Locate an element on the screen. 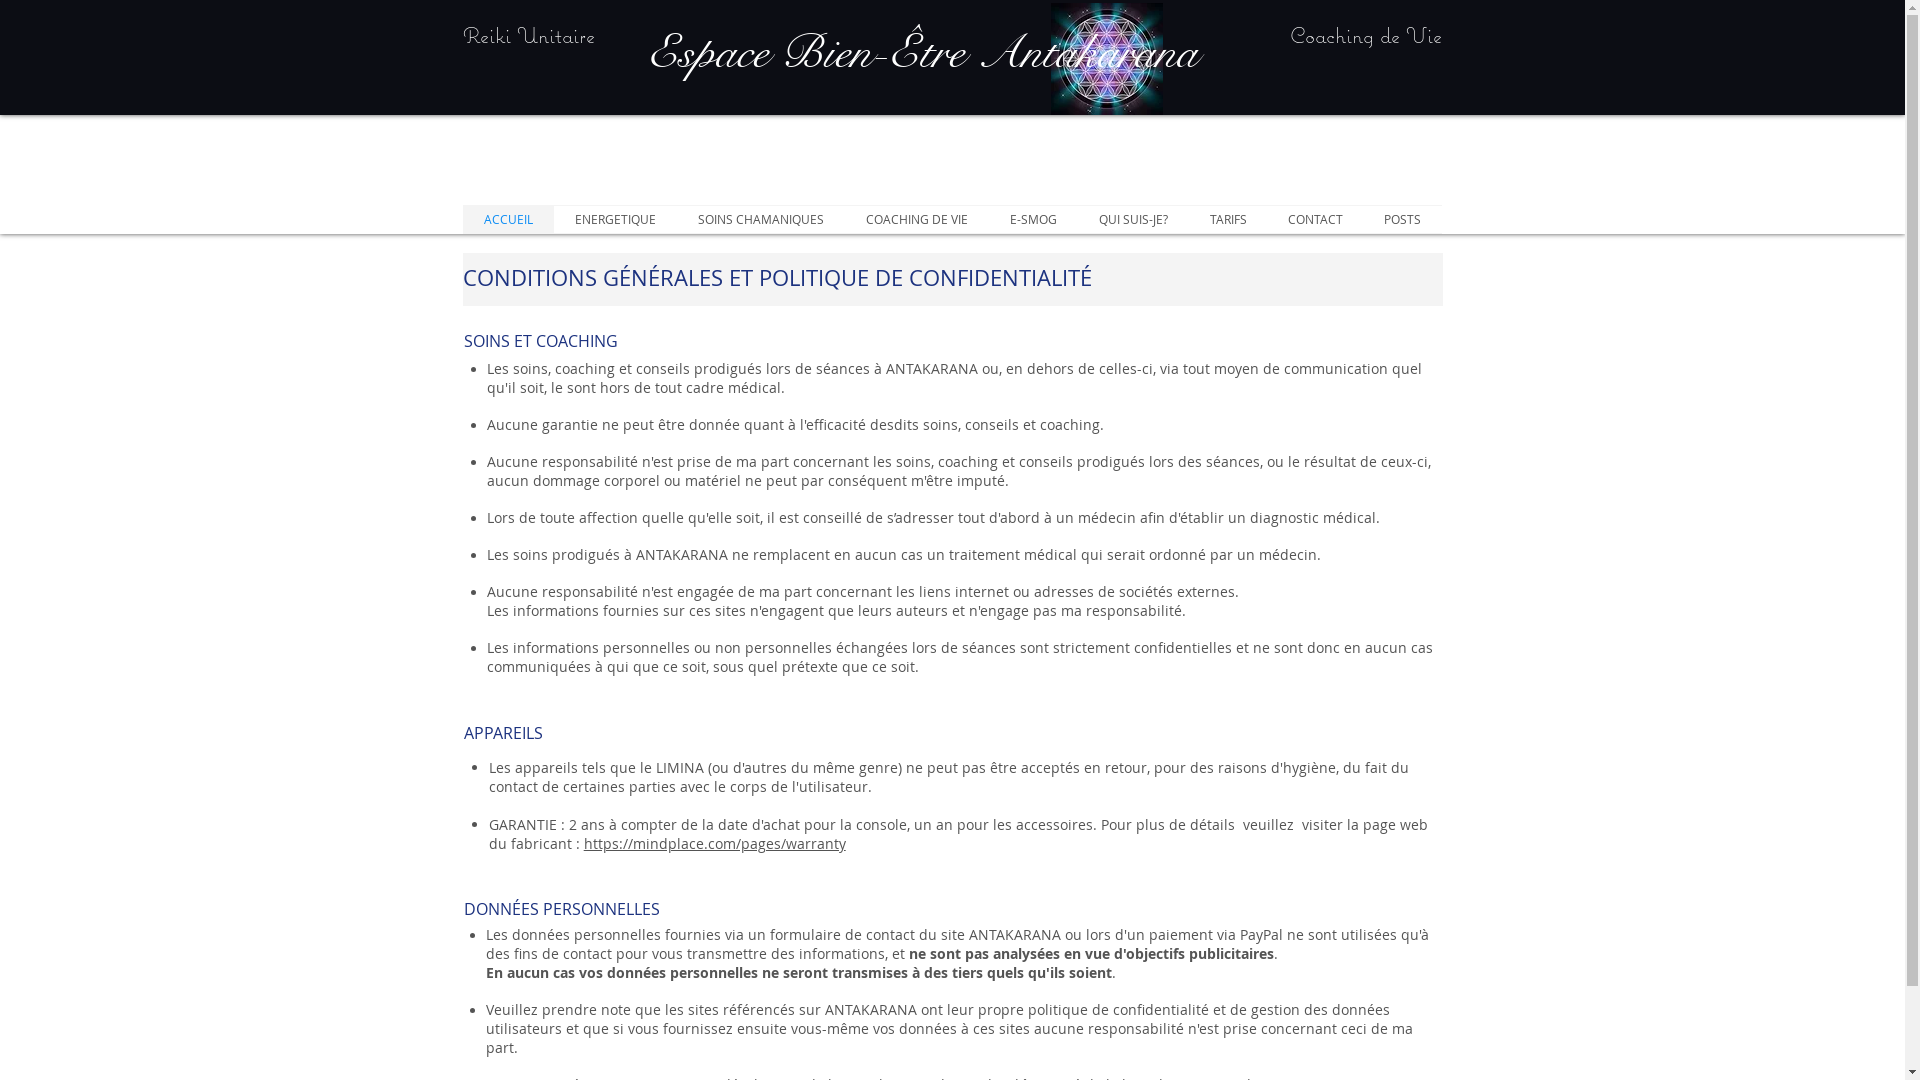 The height and width of the screenshot is (1080, 1920). 'SOINS CHAMANIQUES' is located at coordinates (758, 219).